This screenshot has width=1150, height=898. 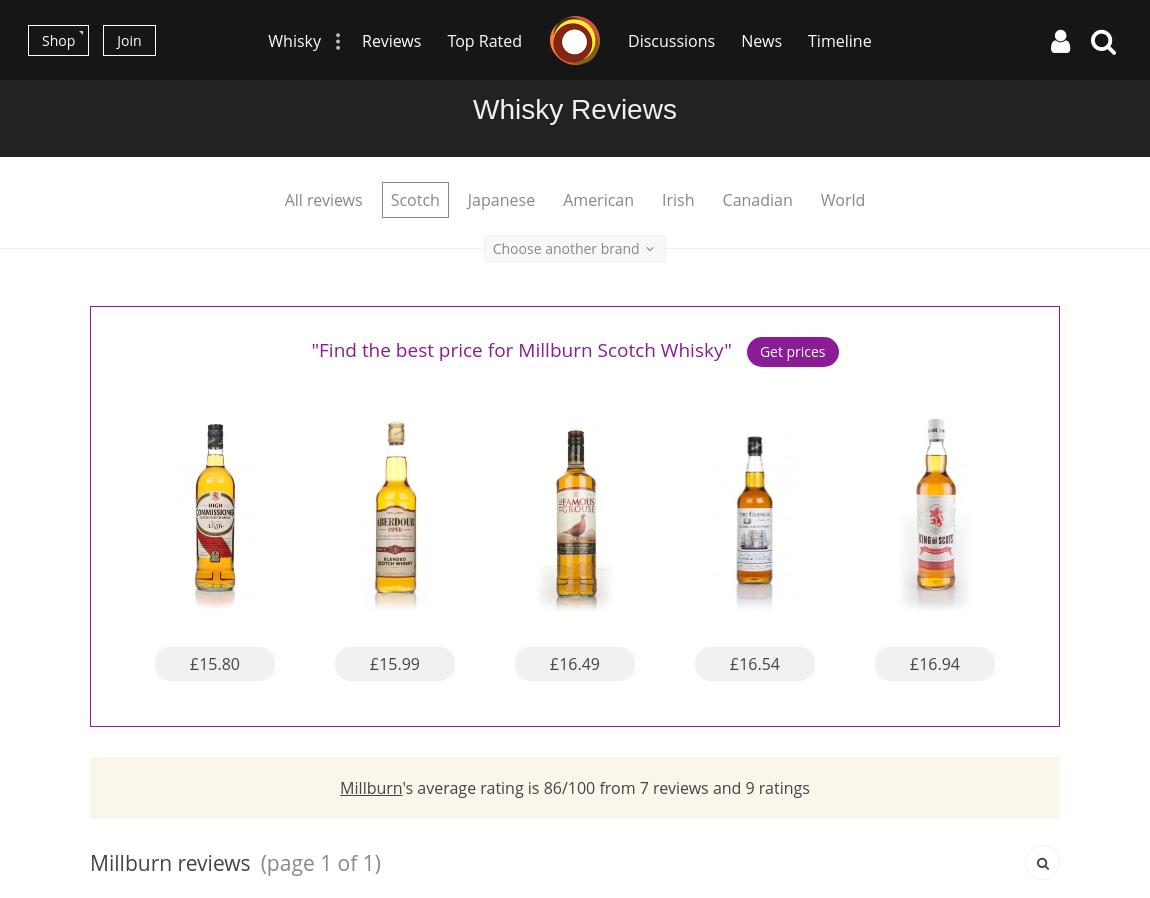 I want to click on 'All', so click(x=295, y=198).